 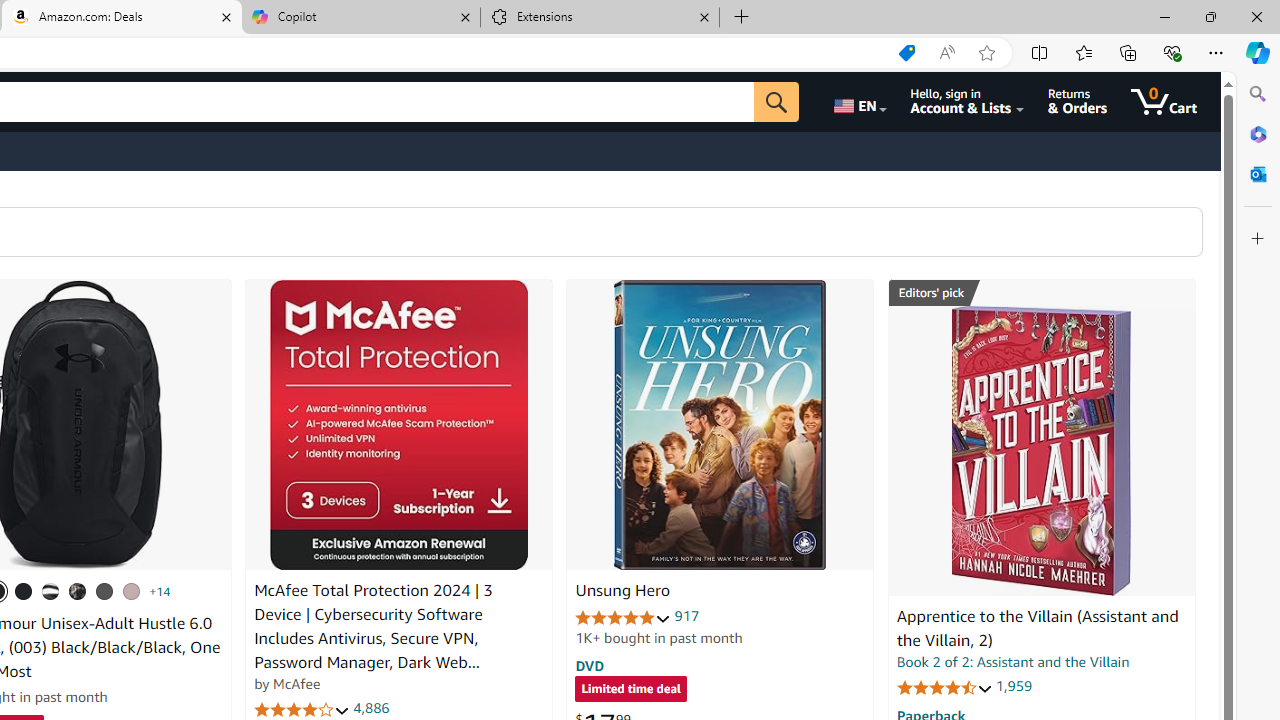 I want to click on 'Choose a language for shopping.', so click(x=858, y=101).